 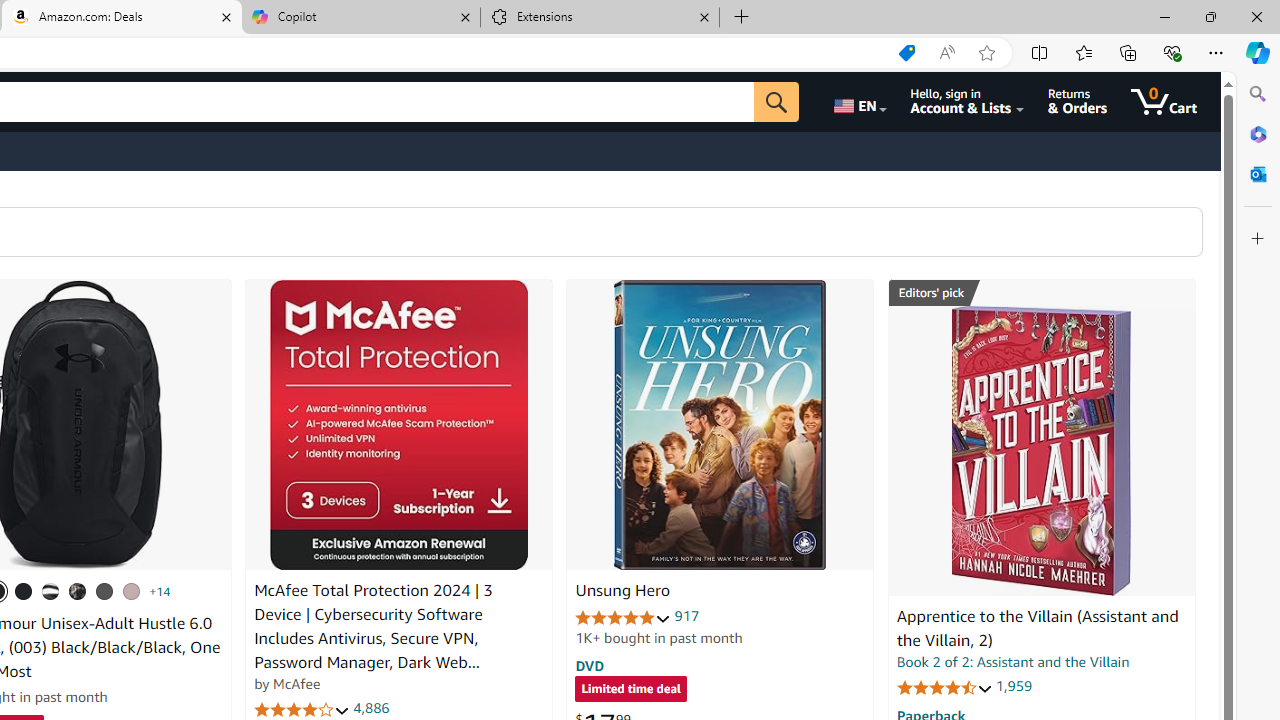 I want to click on 'Choose a language for shopping.', so click(x=858, y=101).